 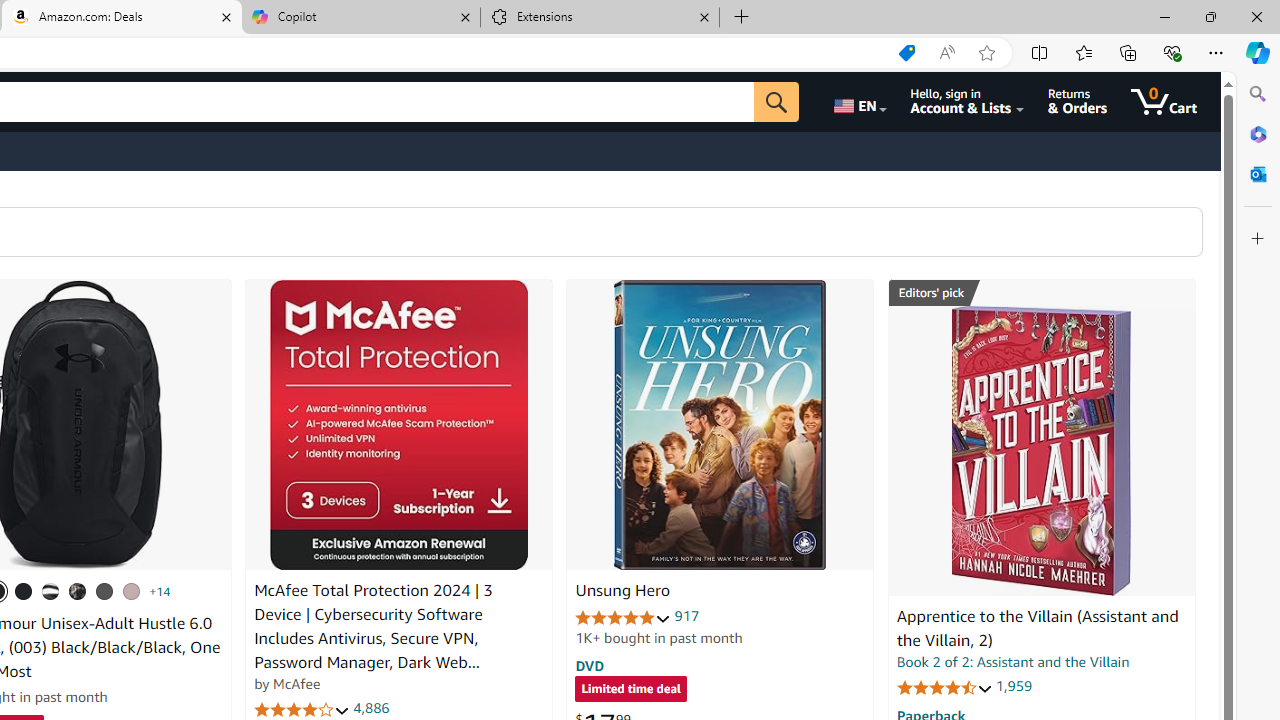 I want to click on 'Choose a language for shopping.', so click(x=858, y=101).